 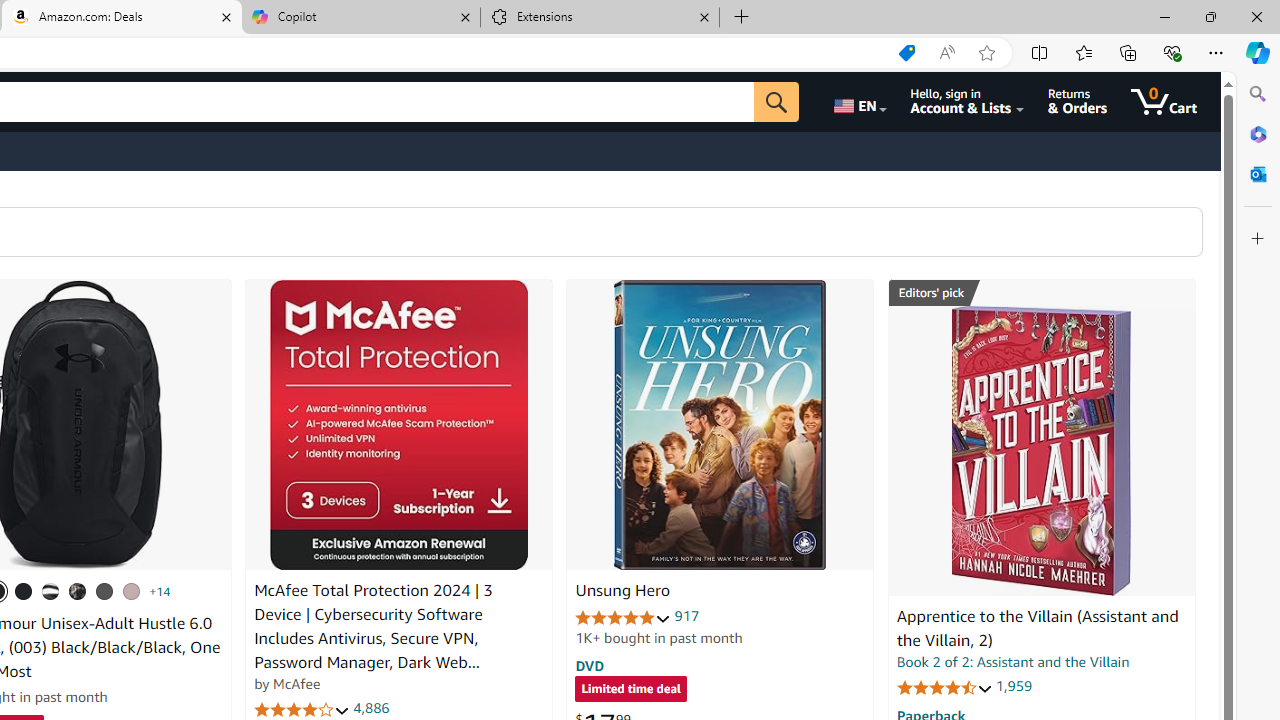 I want to click on 'Choose a language for shopping.', so click(x=858, y=101).